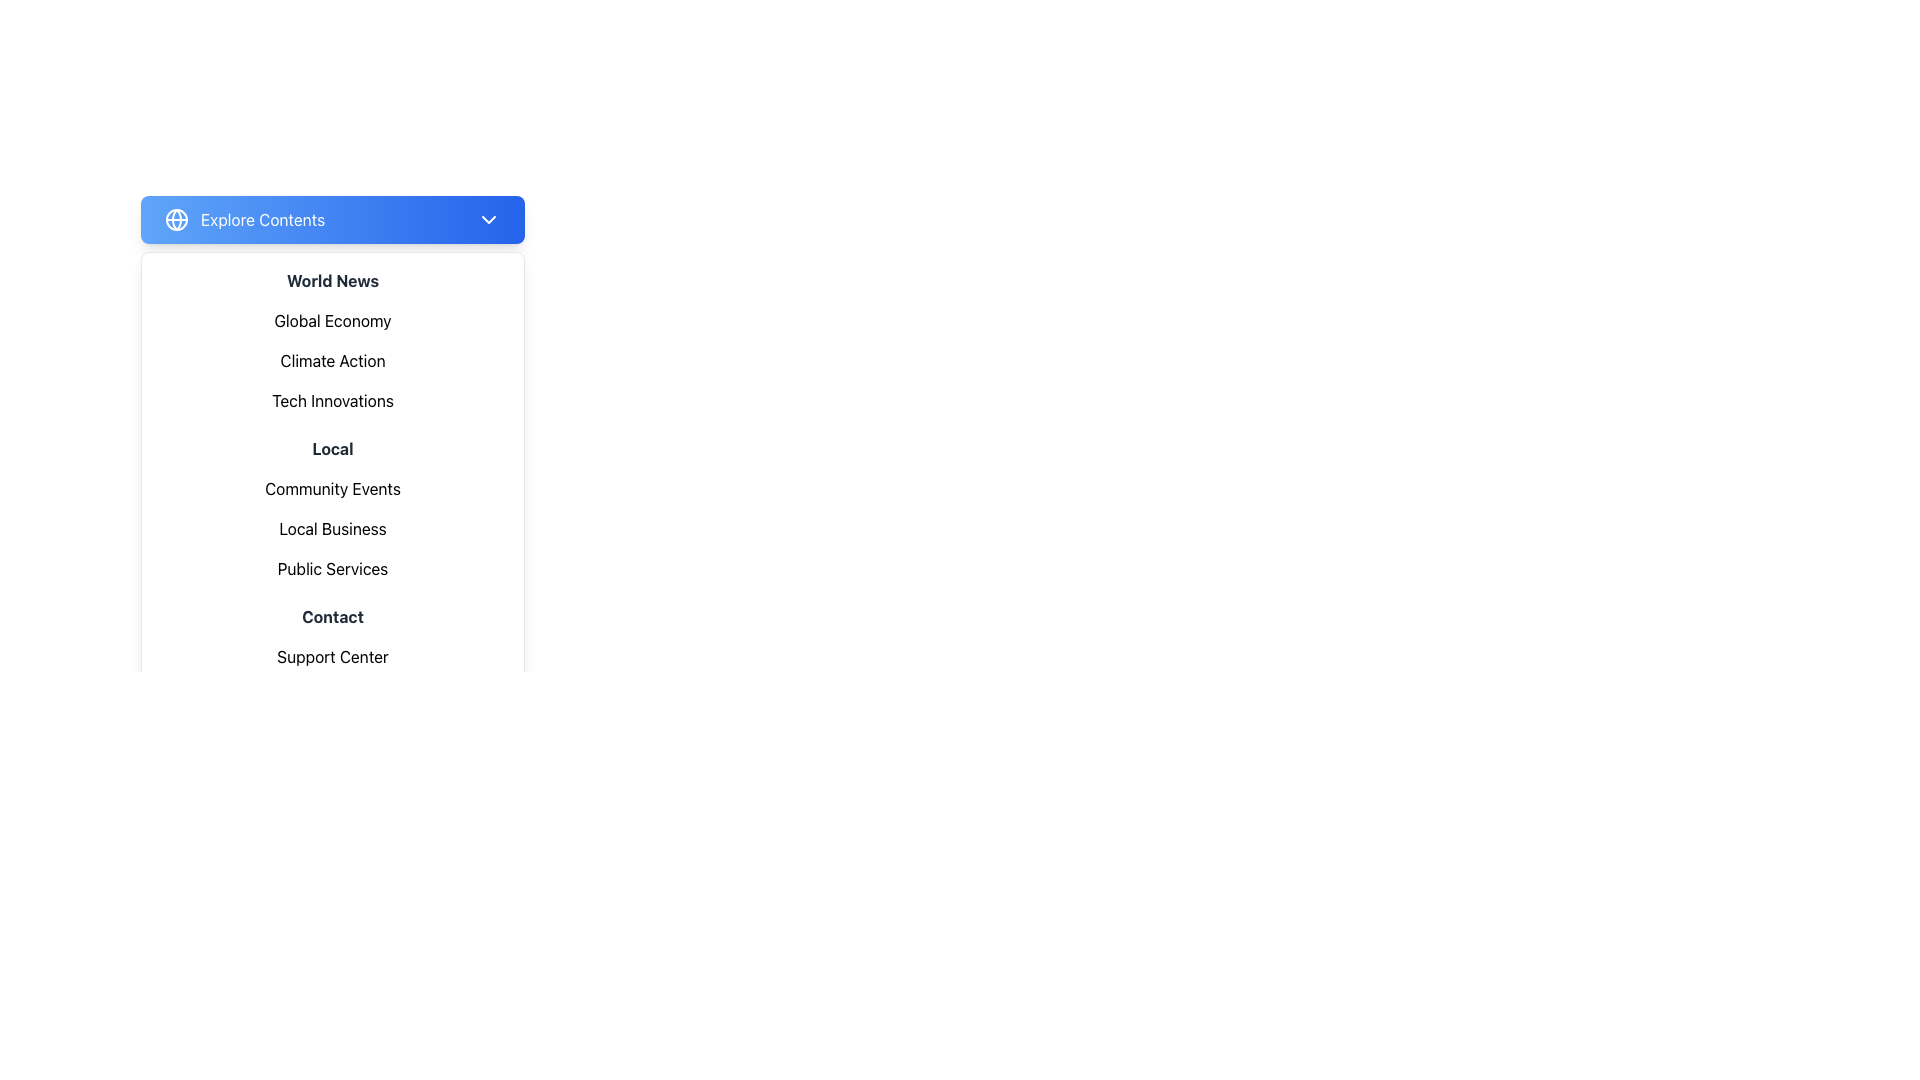 The height and width of the screenshot is (1080, 1920). I want to click on the first navigational text label under the 'Local' heading in the dropdown menu, so click(332, 489).